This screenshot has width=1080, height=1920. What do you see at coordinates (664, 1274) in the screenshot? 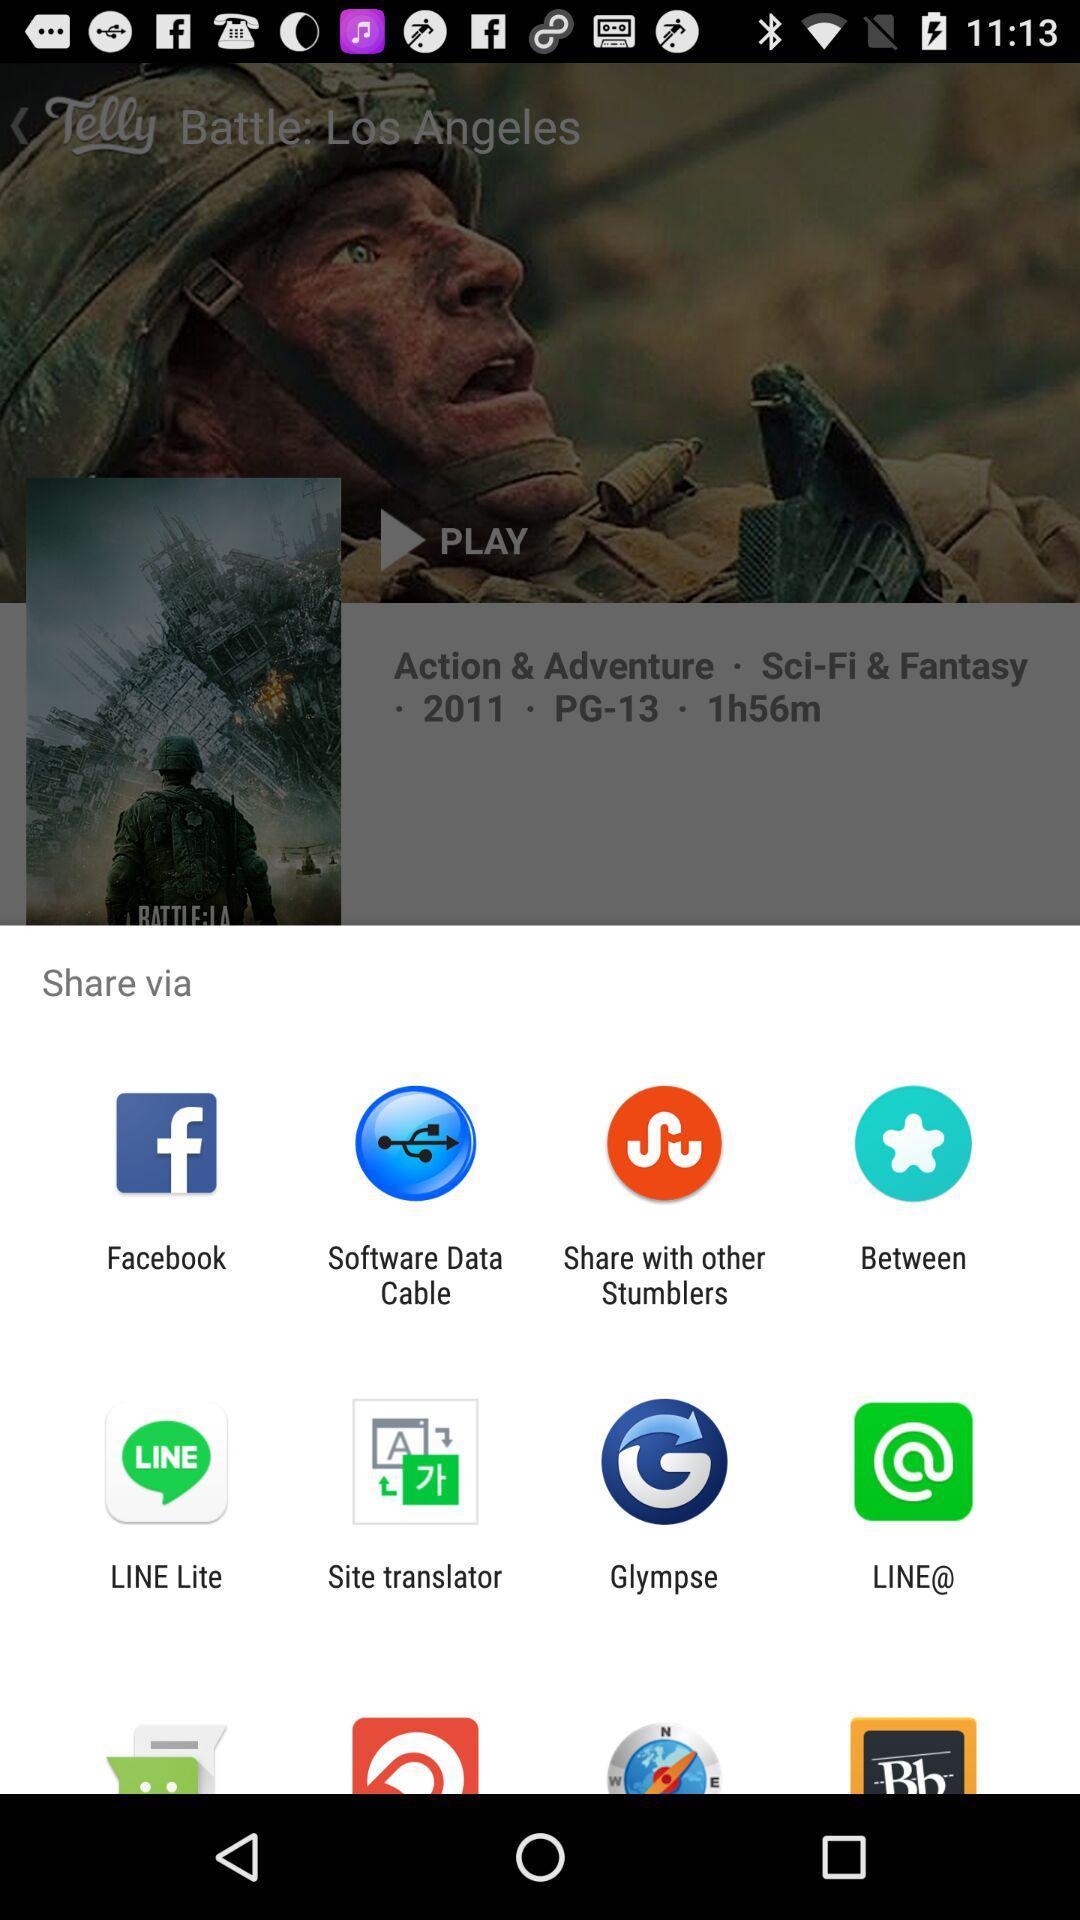
I see `the item next to between` at bounding box center [664, 1274].